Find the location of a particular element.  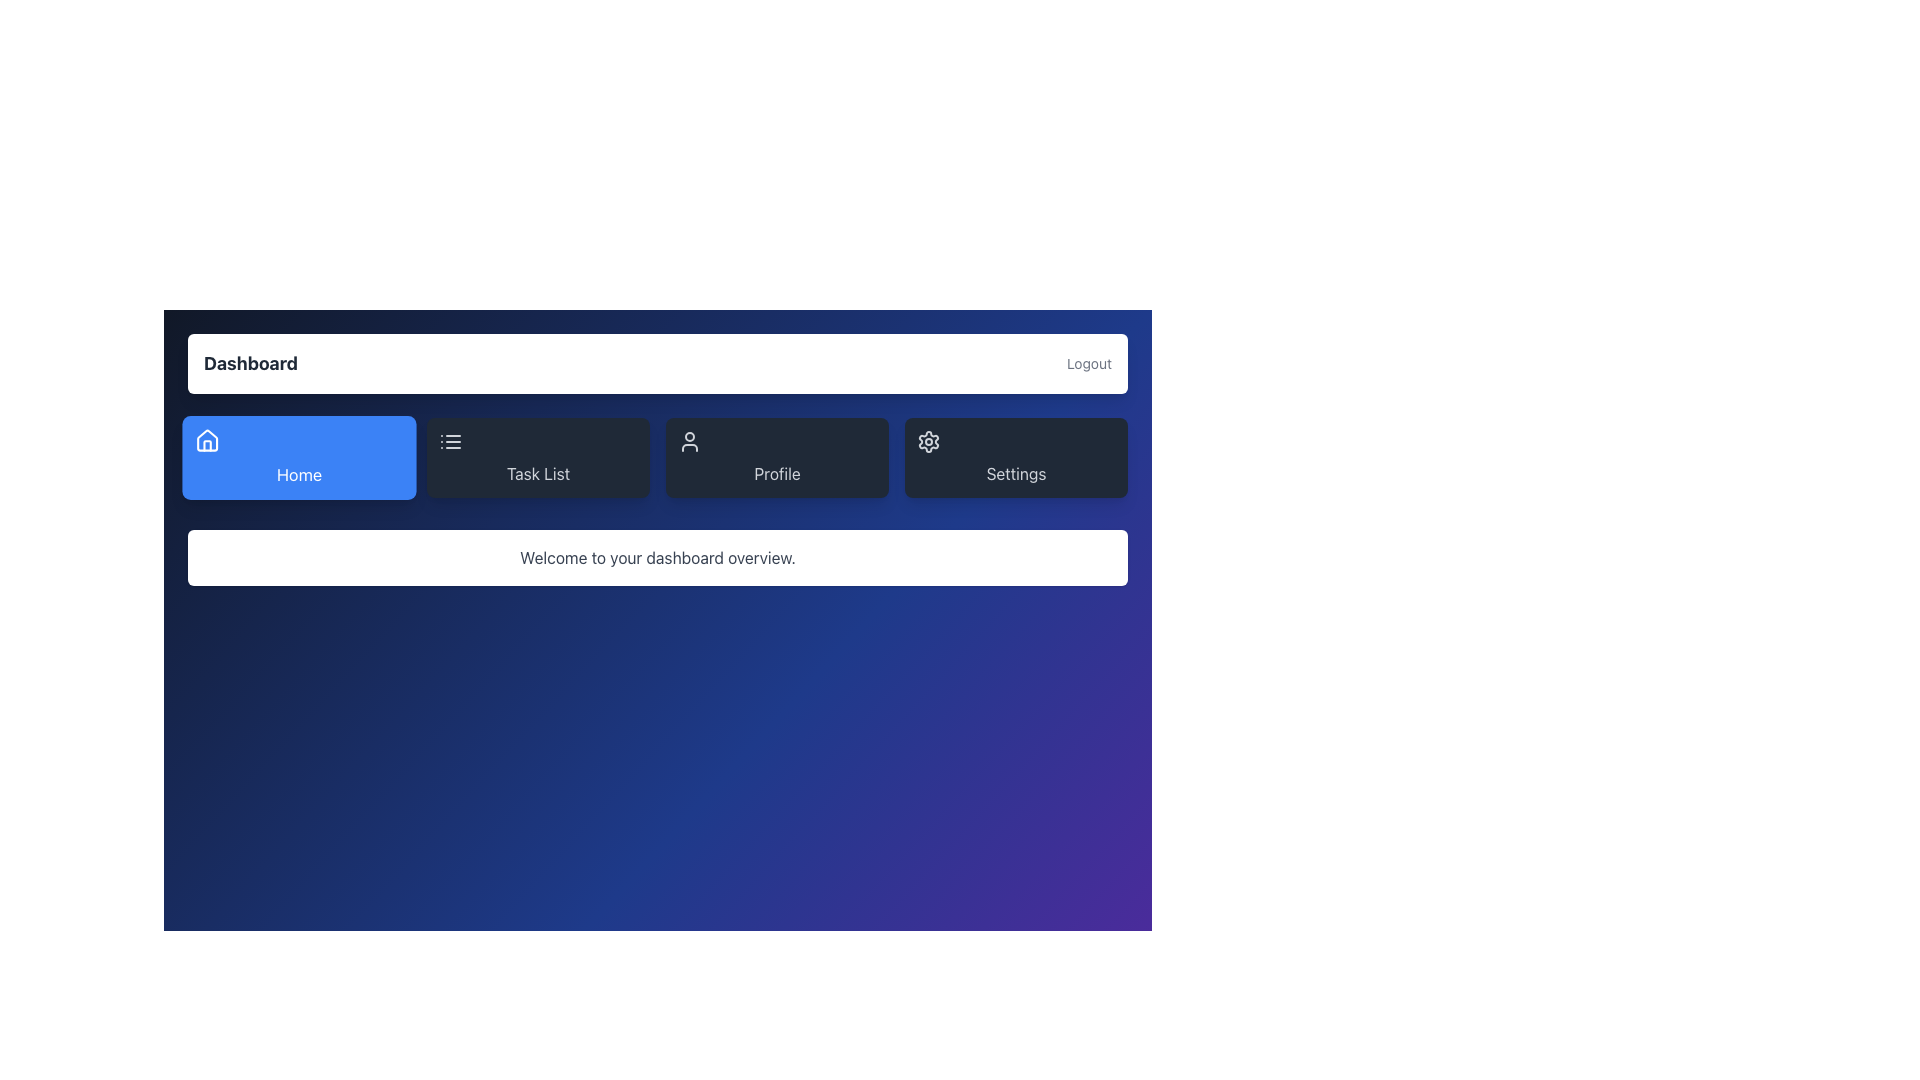

the 'Settings' button located in the fourth position from the left in the upper section of the interface to trigger visual effects is located at coordinates (1016, 458).